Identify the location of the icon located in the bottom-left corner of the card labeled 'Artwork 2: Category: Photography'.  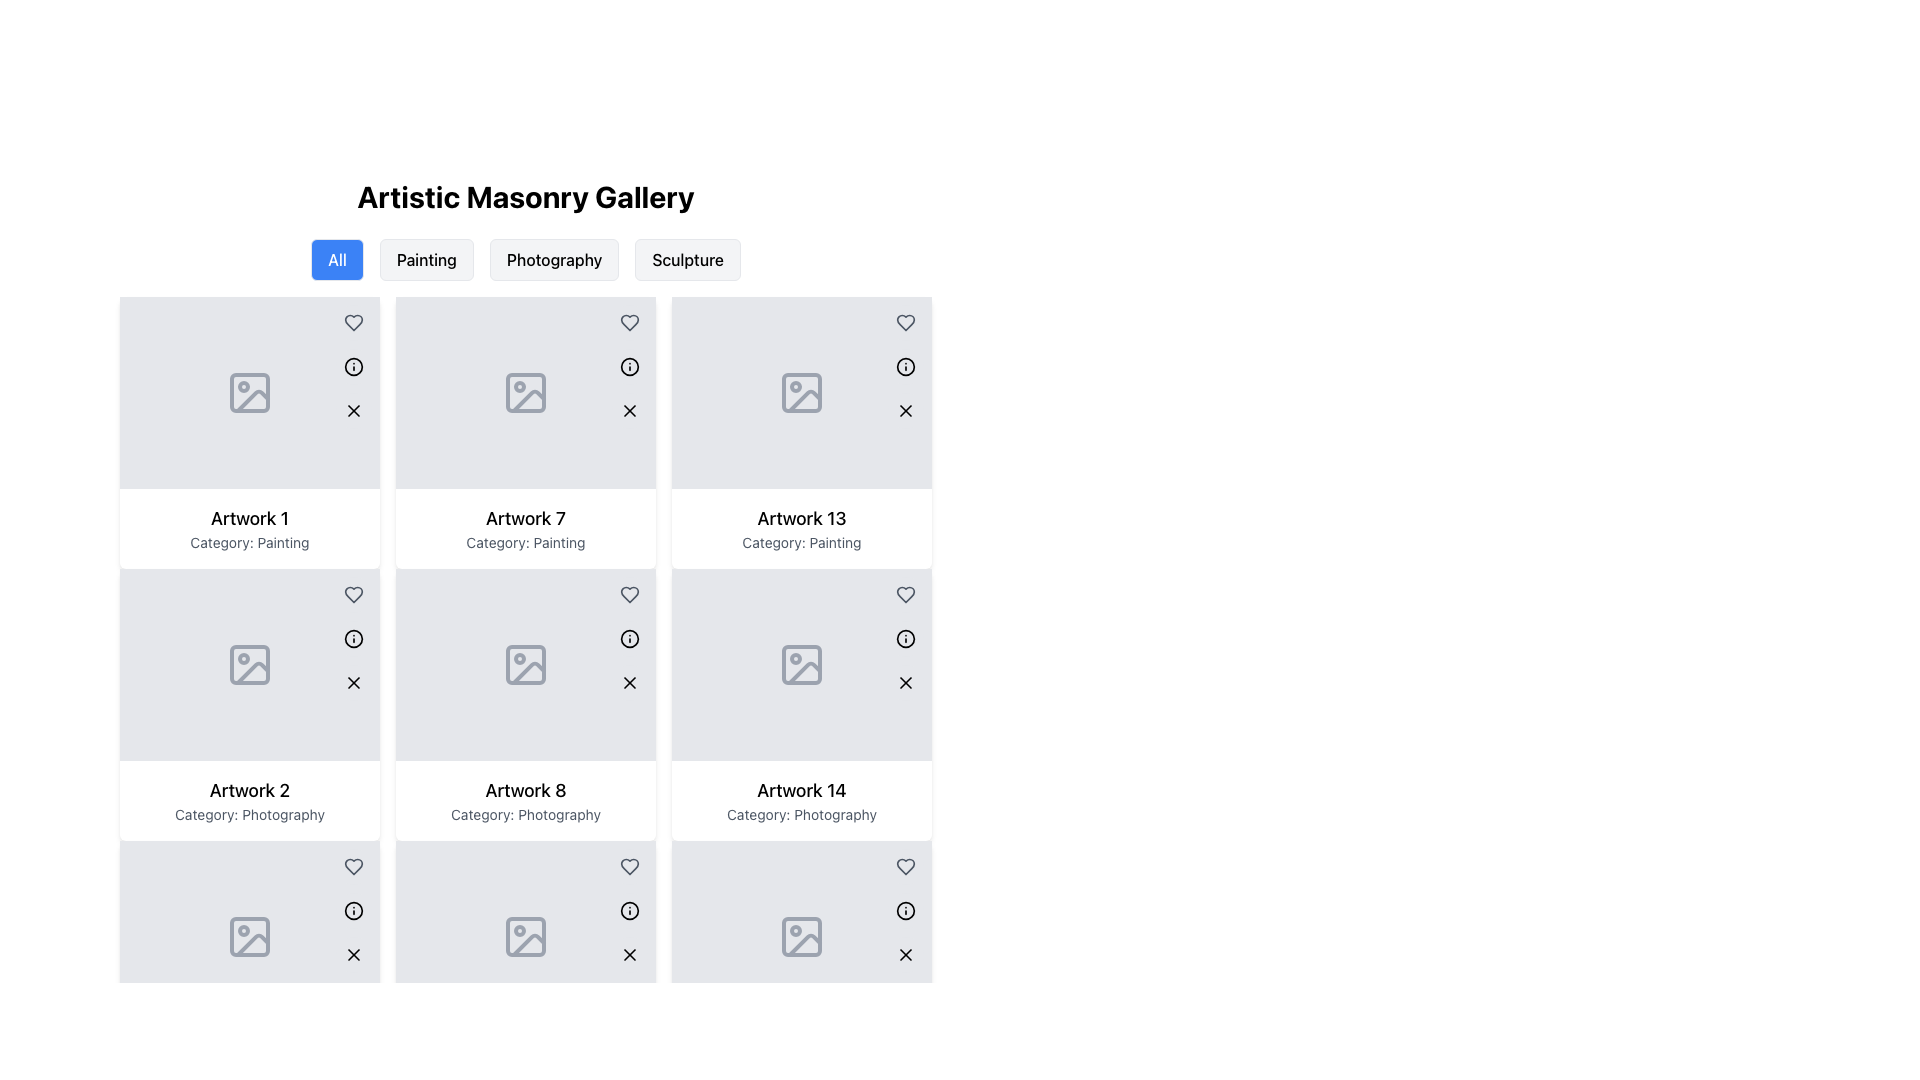
(354, 910).